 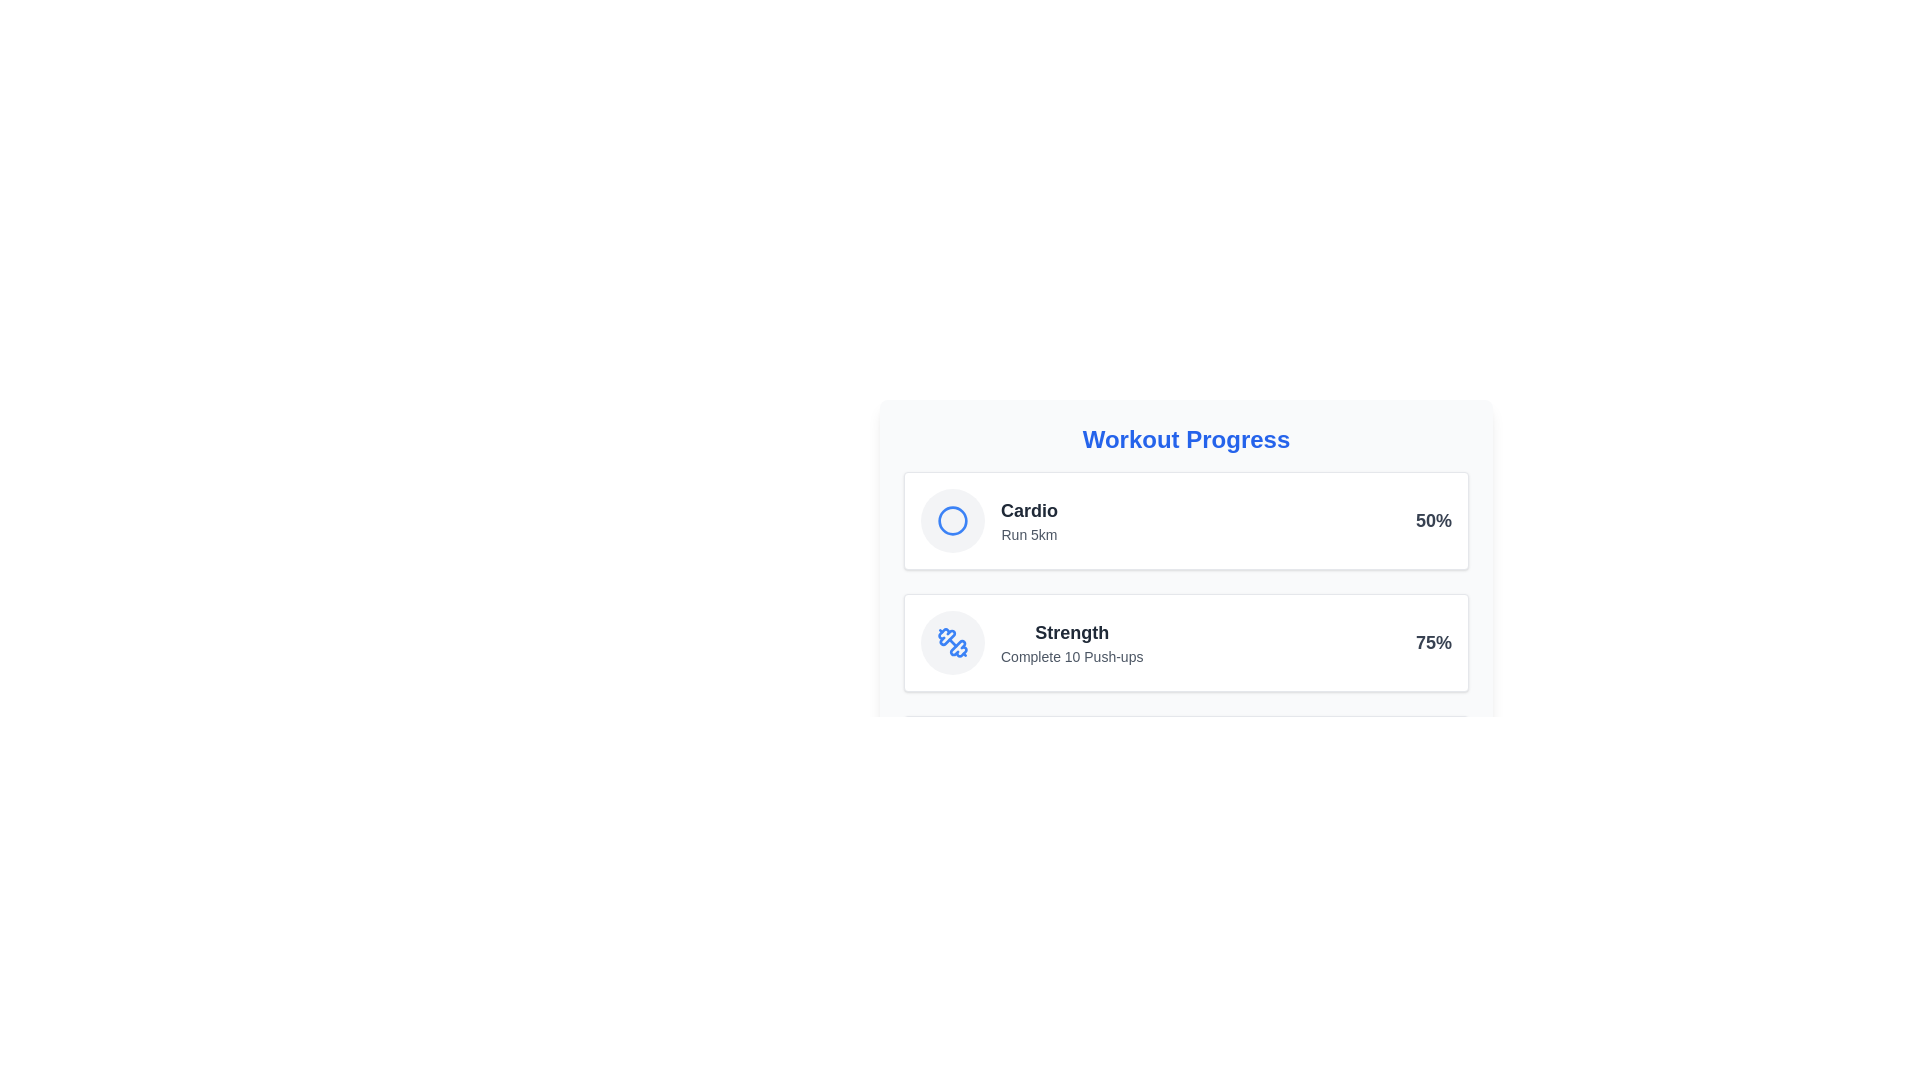 What do you see at coordinates (1186, 519) in the screenshot?
I see `the Card item that displays 'Cardio' and 'Run 5km' with a percentage of '50%' on the right, which is the first item in the 'Workout Progress' list` at bounding box center [1186, 519].